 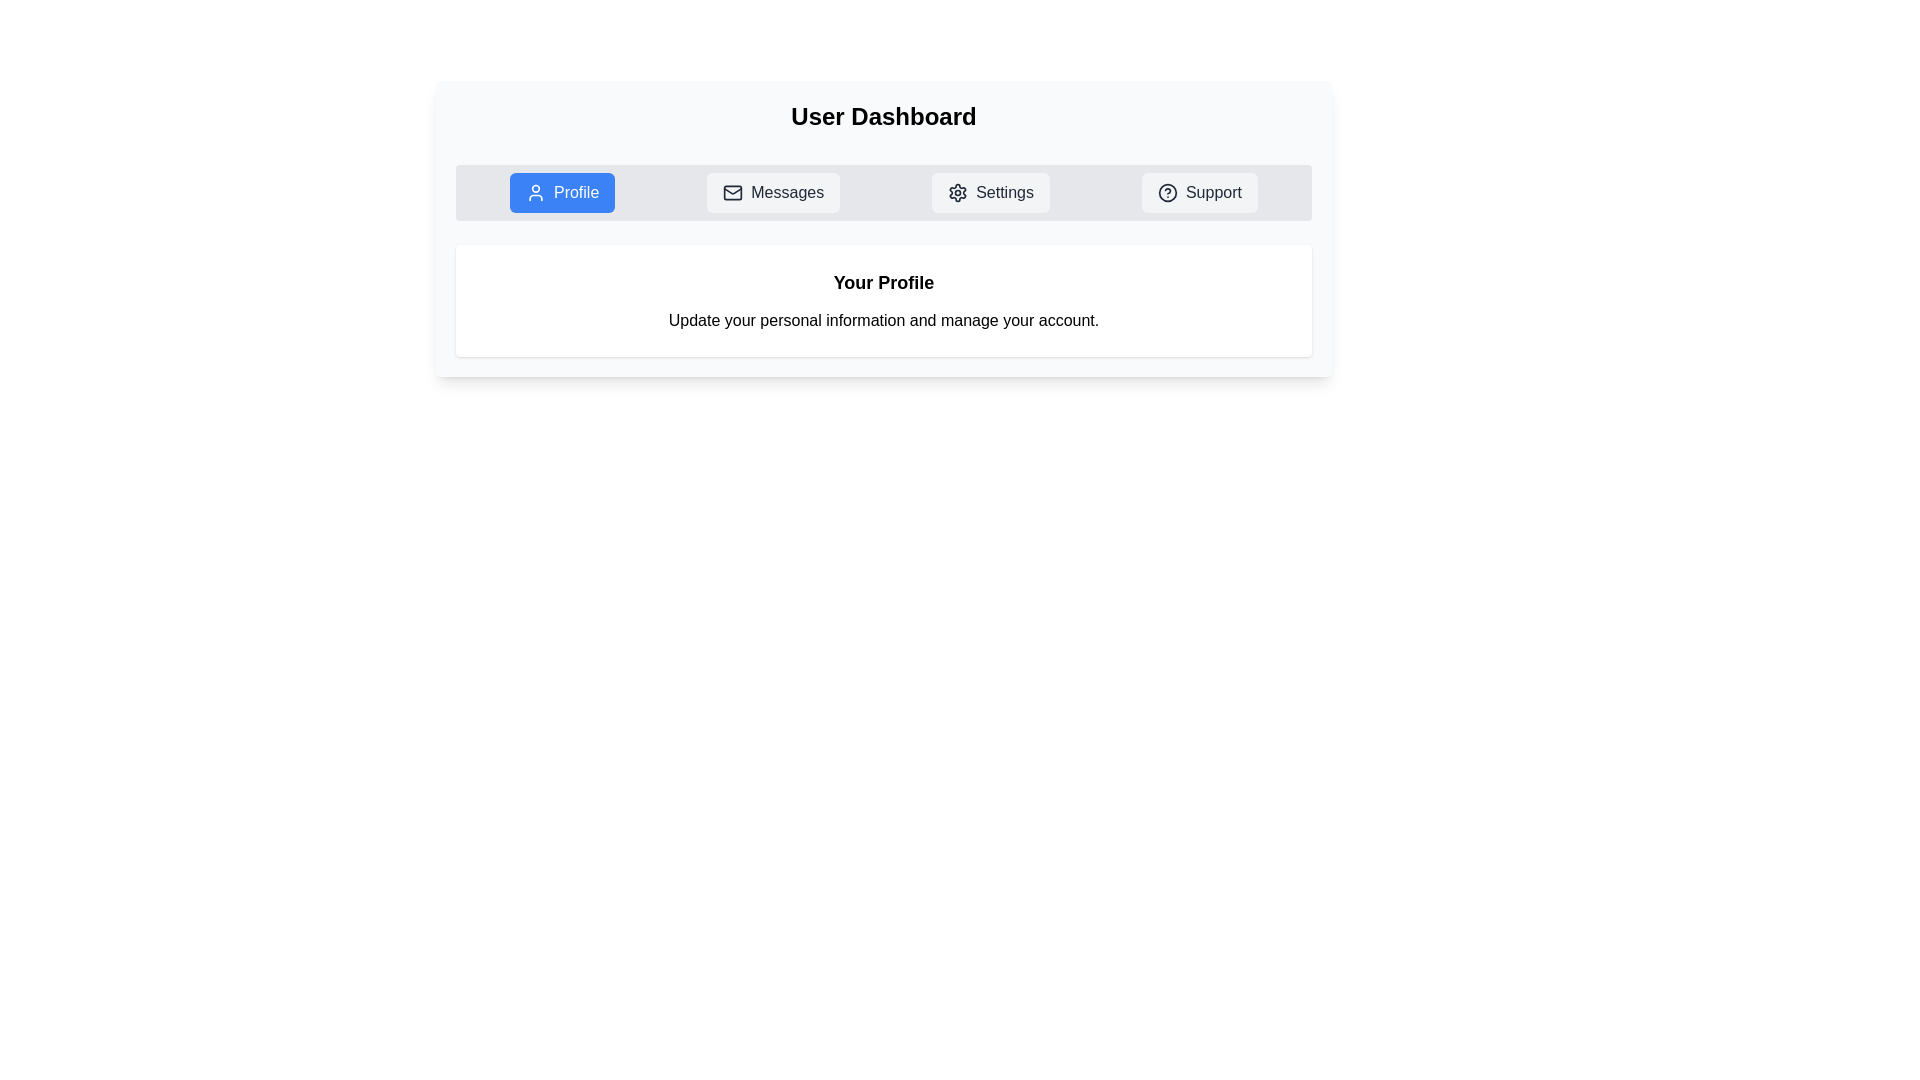 I want to click on the settings button, which is the third button in a row between the 'Messages' and 'Support' buttons, so click(x=991, y=192).